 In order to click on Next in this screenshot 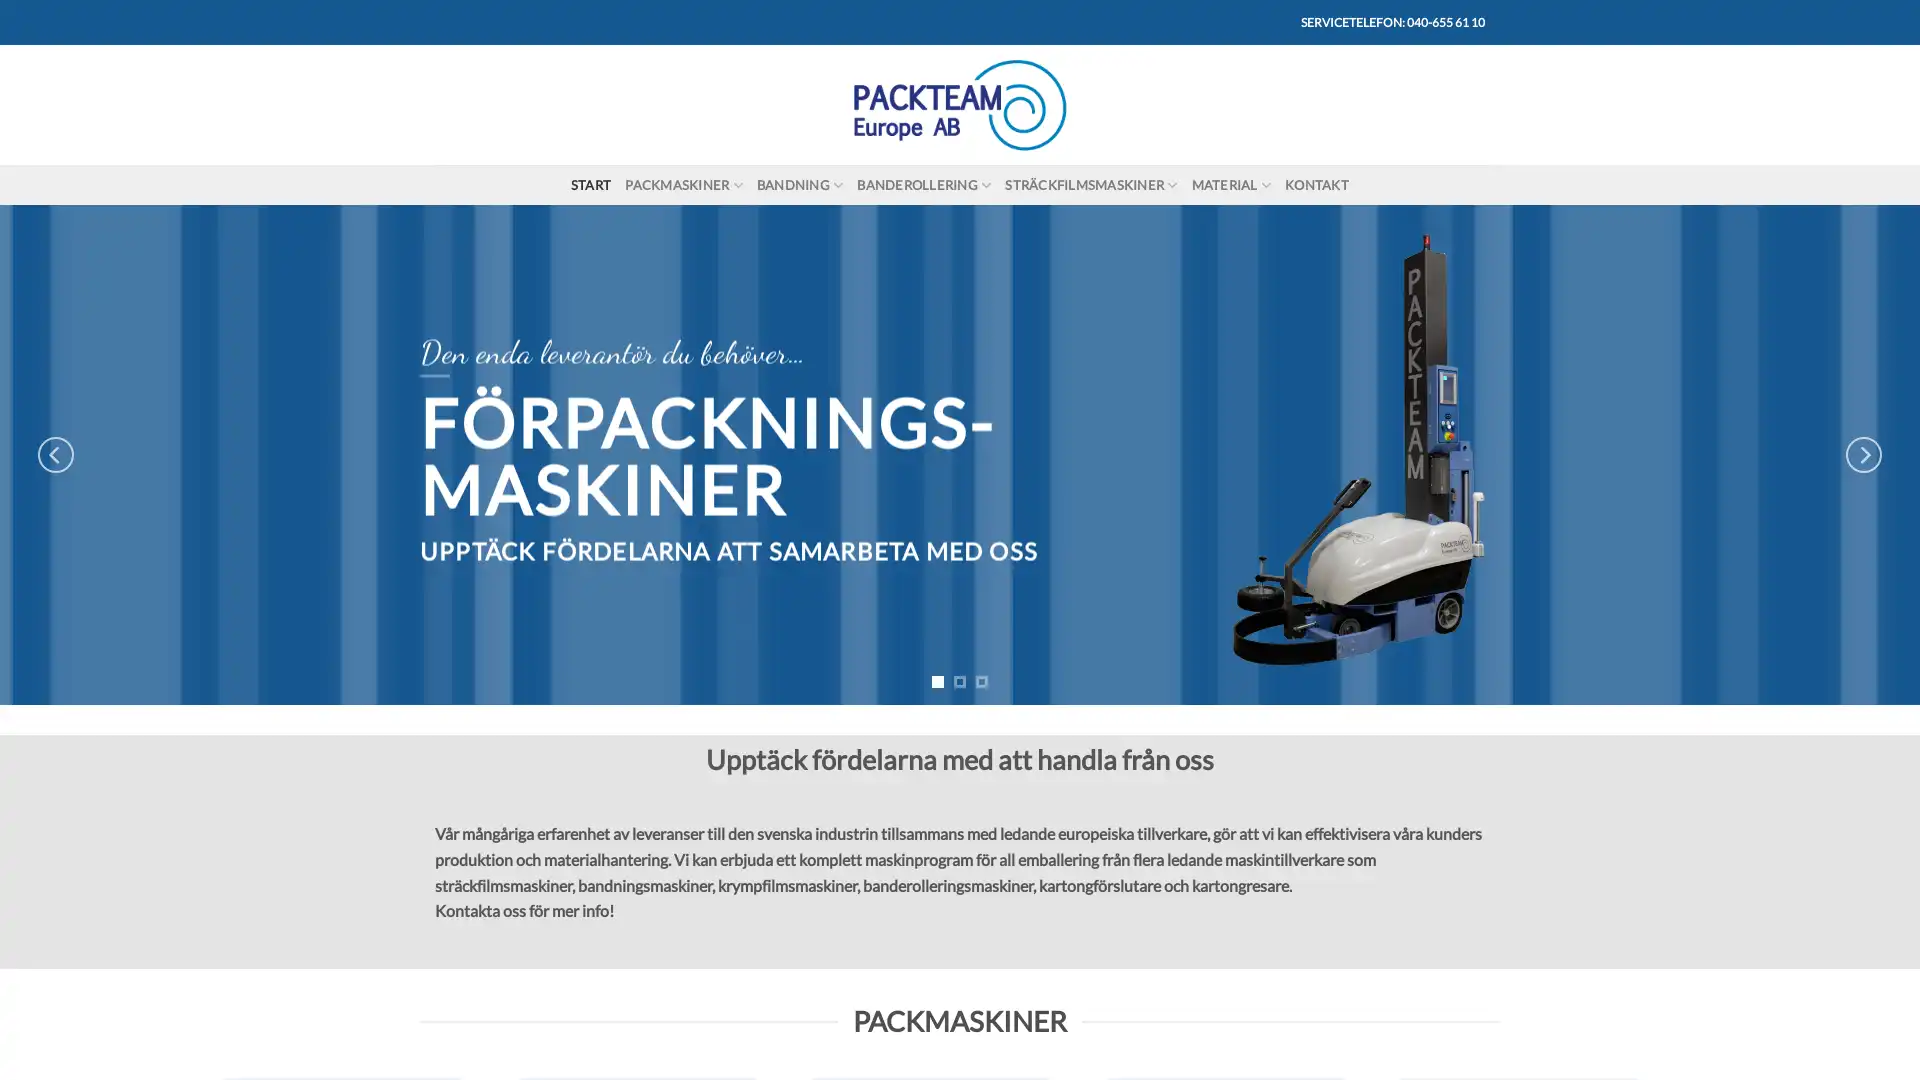, I will do `click(1481, 752)`.